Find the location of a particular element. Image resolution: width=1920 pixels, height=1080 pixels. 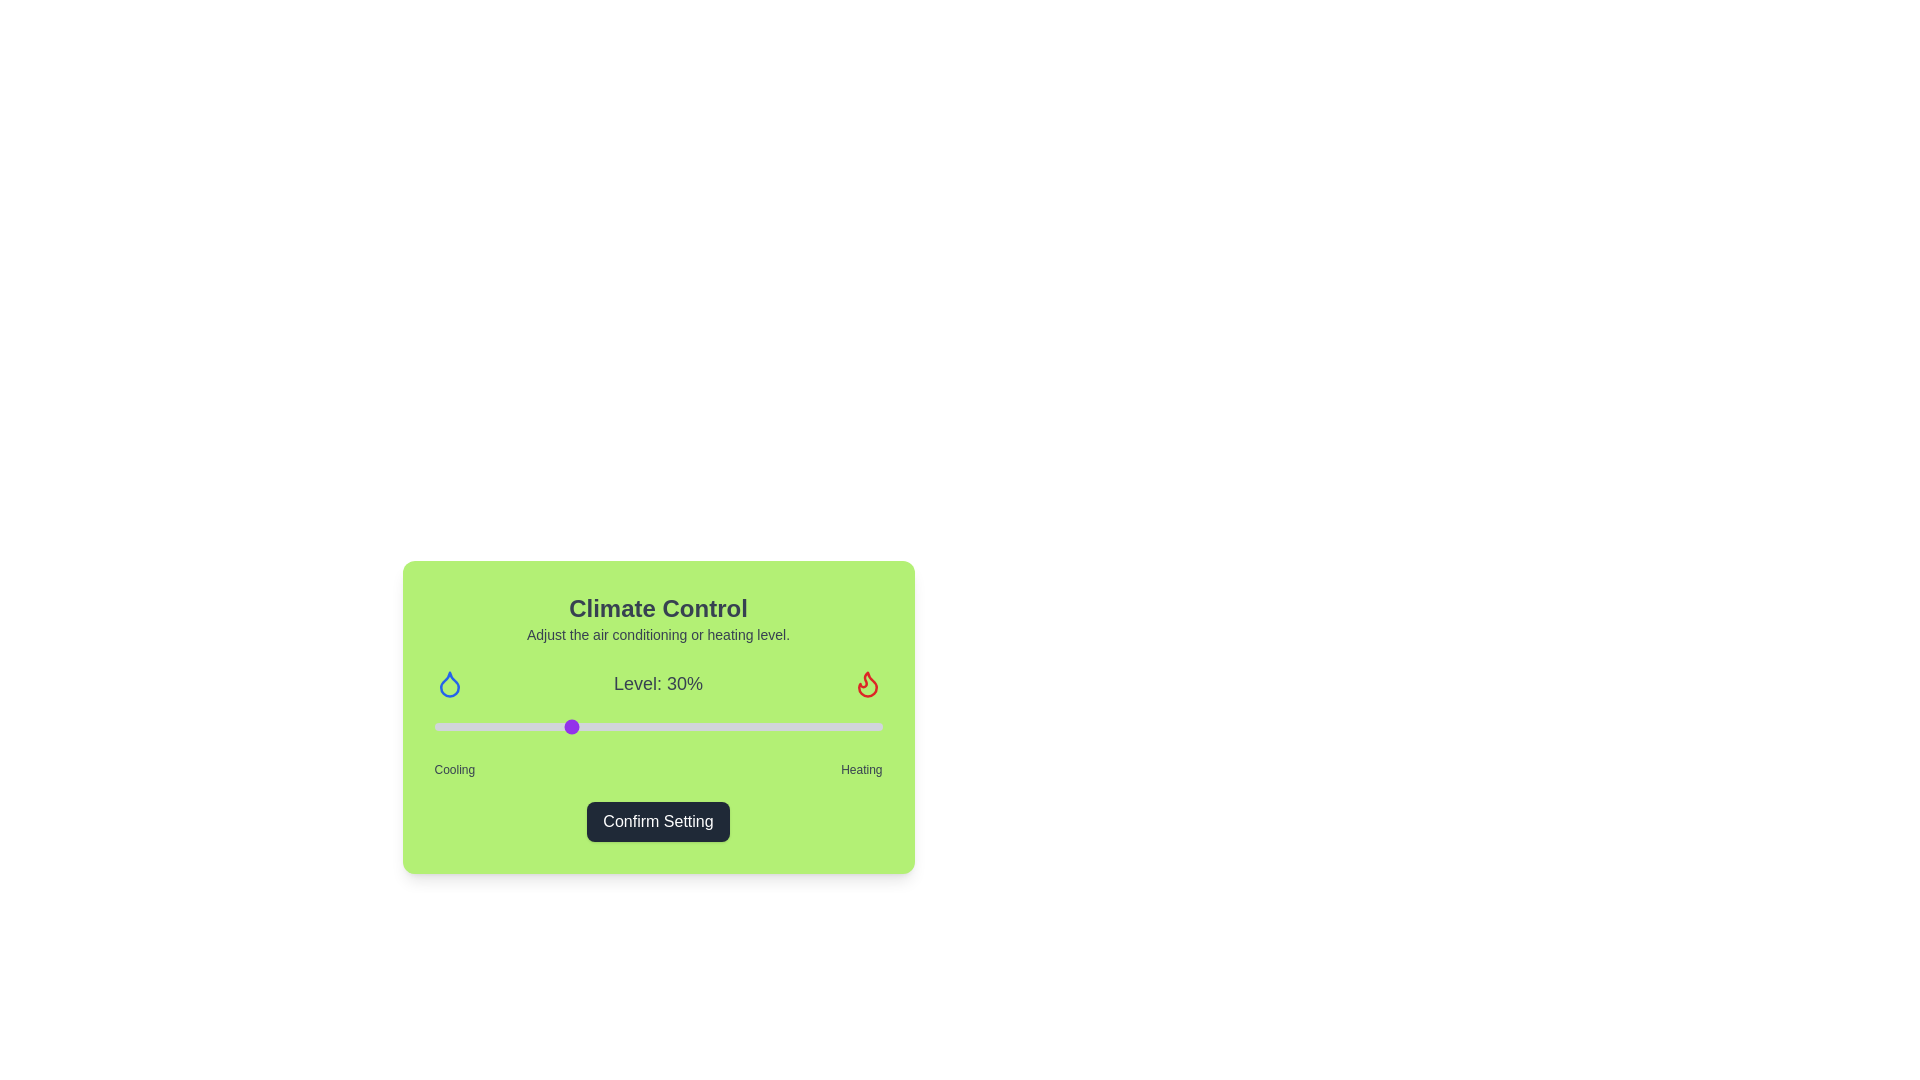

the slider to set the level to 92% is located at coordinates (846, 726).